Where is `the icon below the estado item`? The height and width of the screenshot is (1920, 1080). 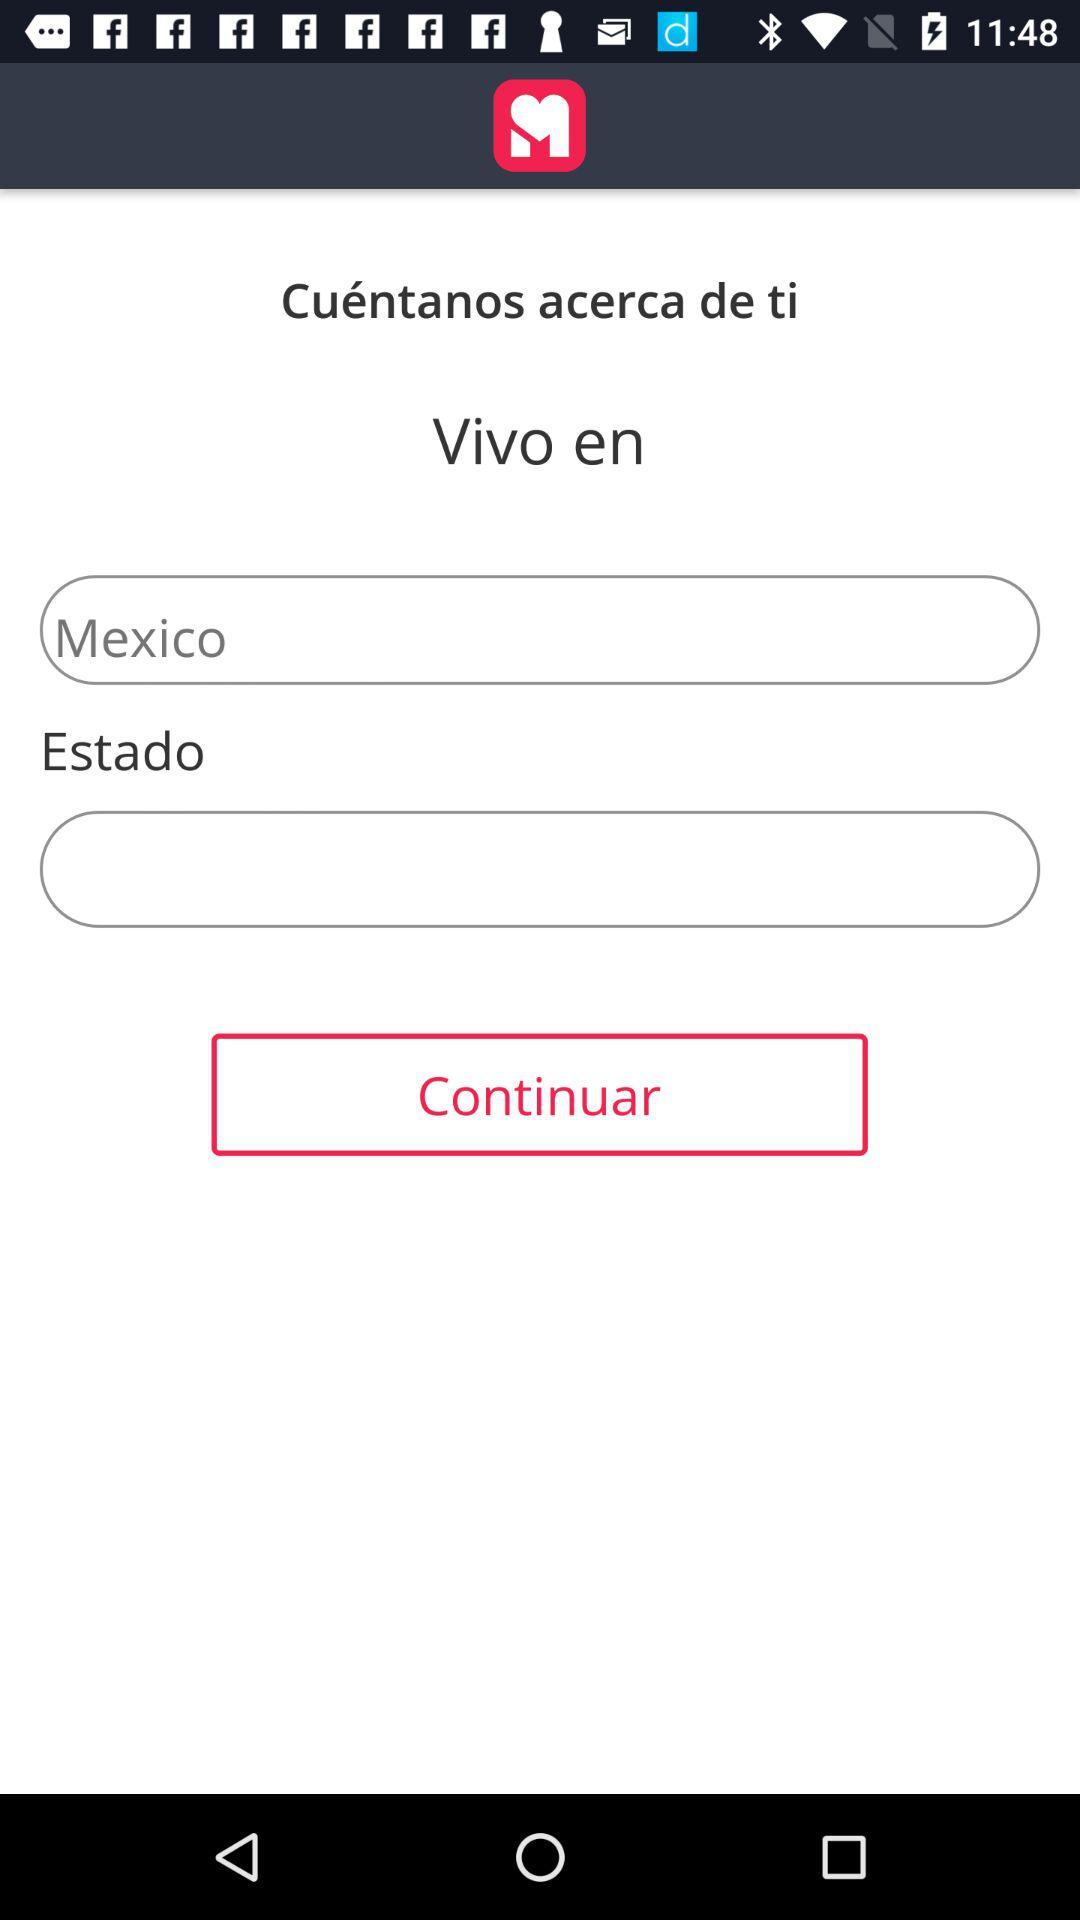 the icon below the estado item is located at coordinates (540, 869).